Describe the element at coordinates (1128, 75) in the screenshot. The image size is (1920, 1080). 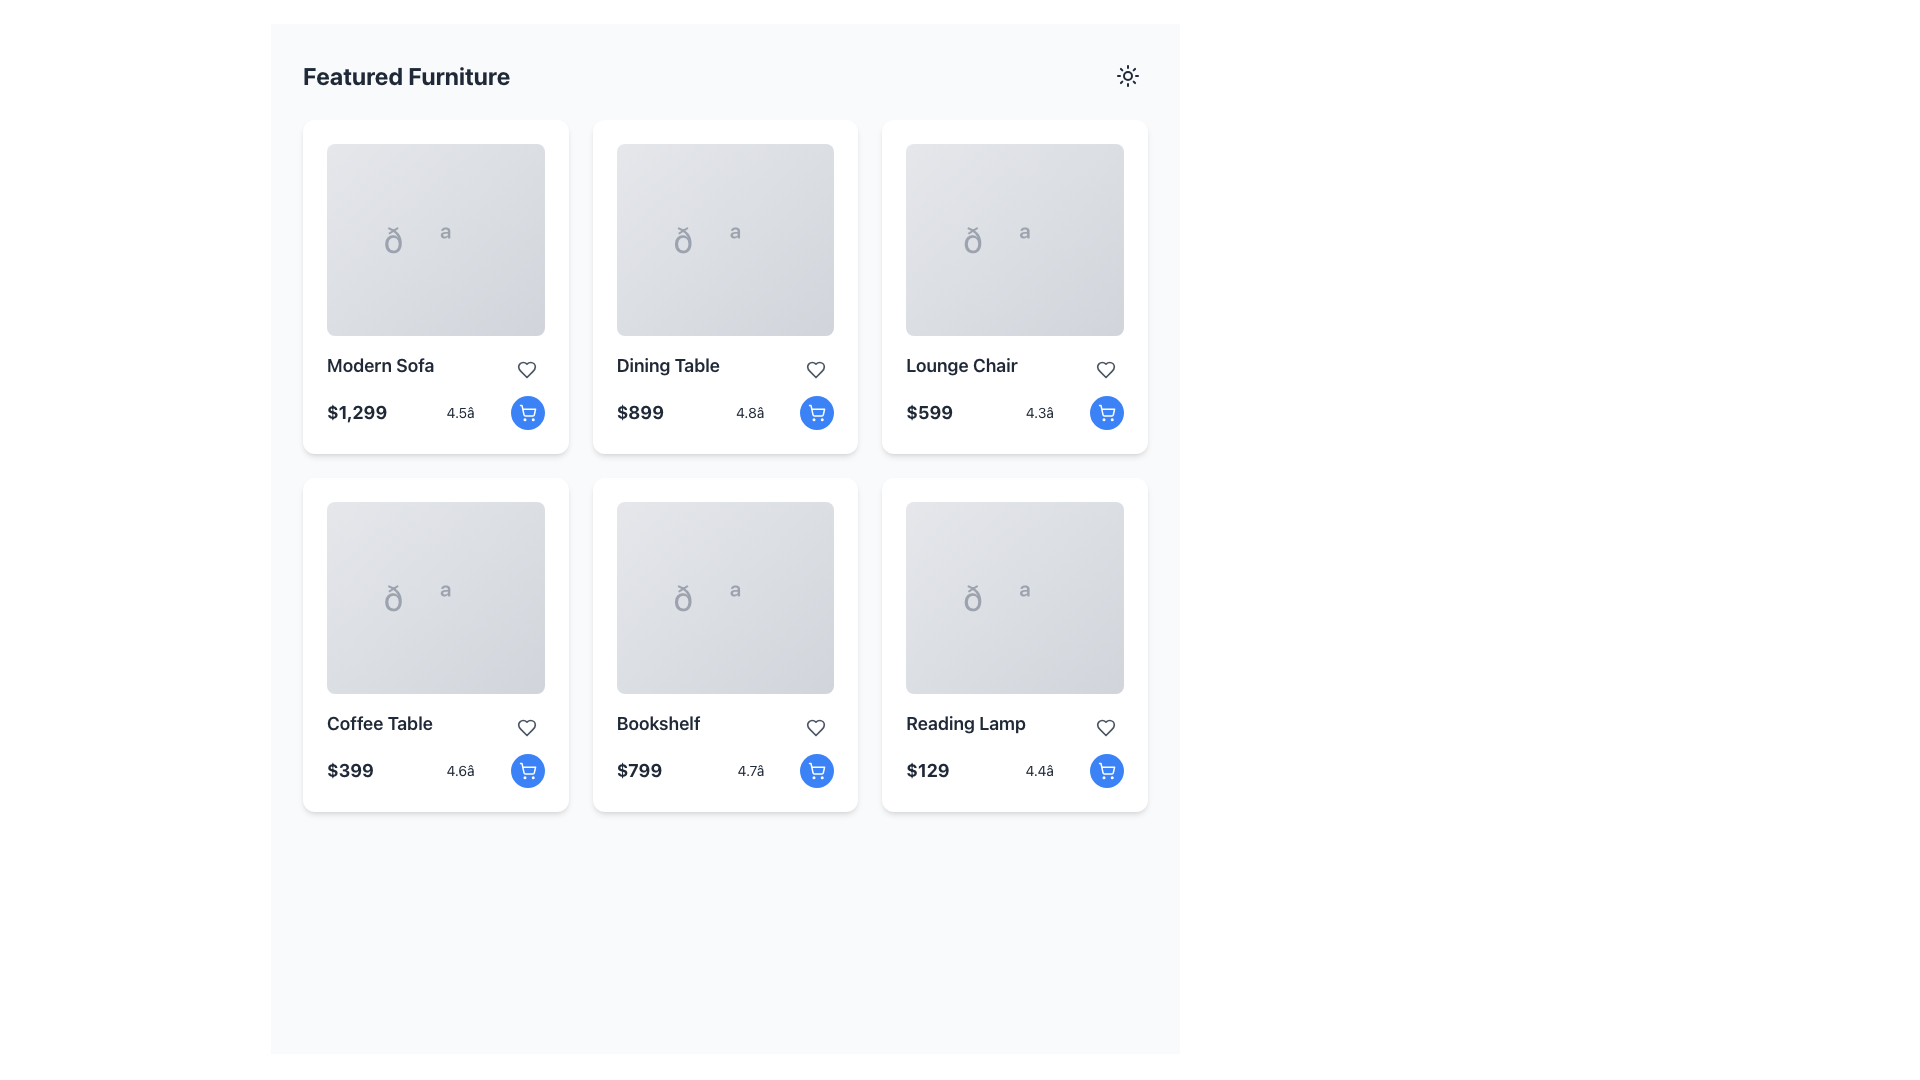
I see `the stylized sun icon in the top-right corner of the interface` at that location.